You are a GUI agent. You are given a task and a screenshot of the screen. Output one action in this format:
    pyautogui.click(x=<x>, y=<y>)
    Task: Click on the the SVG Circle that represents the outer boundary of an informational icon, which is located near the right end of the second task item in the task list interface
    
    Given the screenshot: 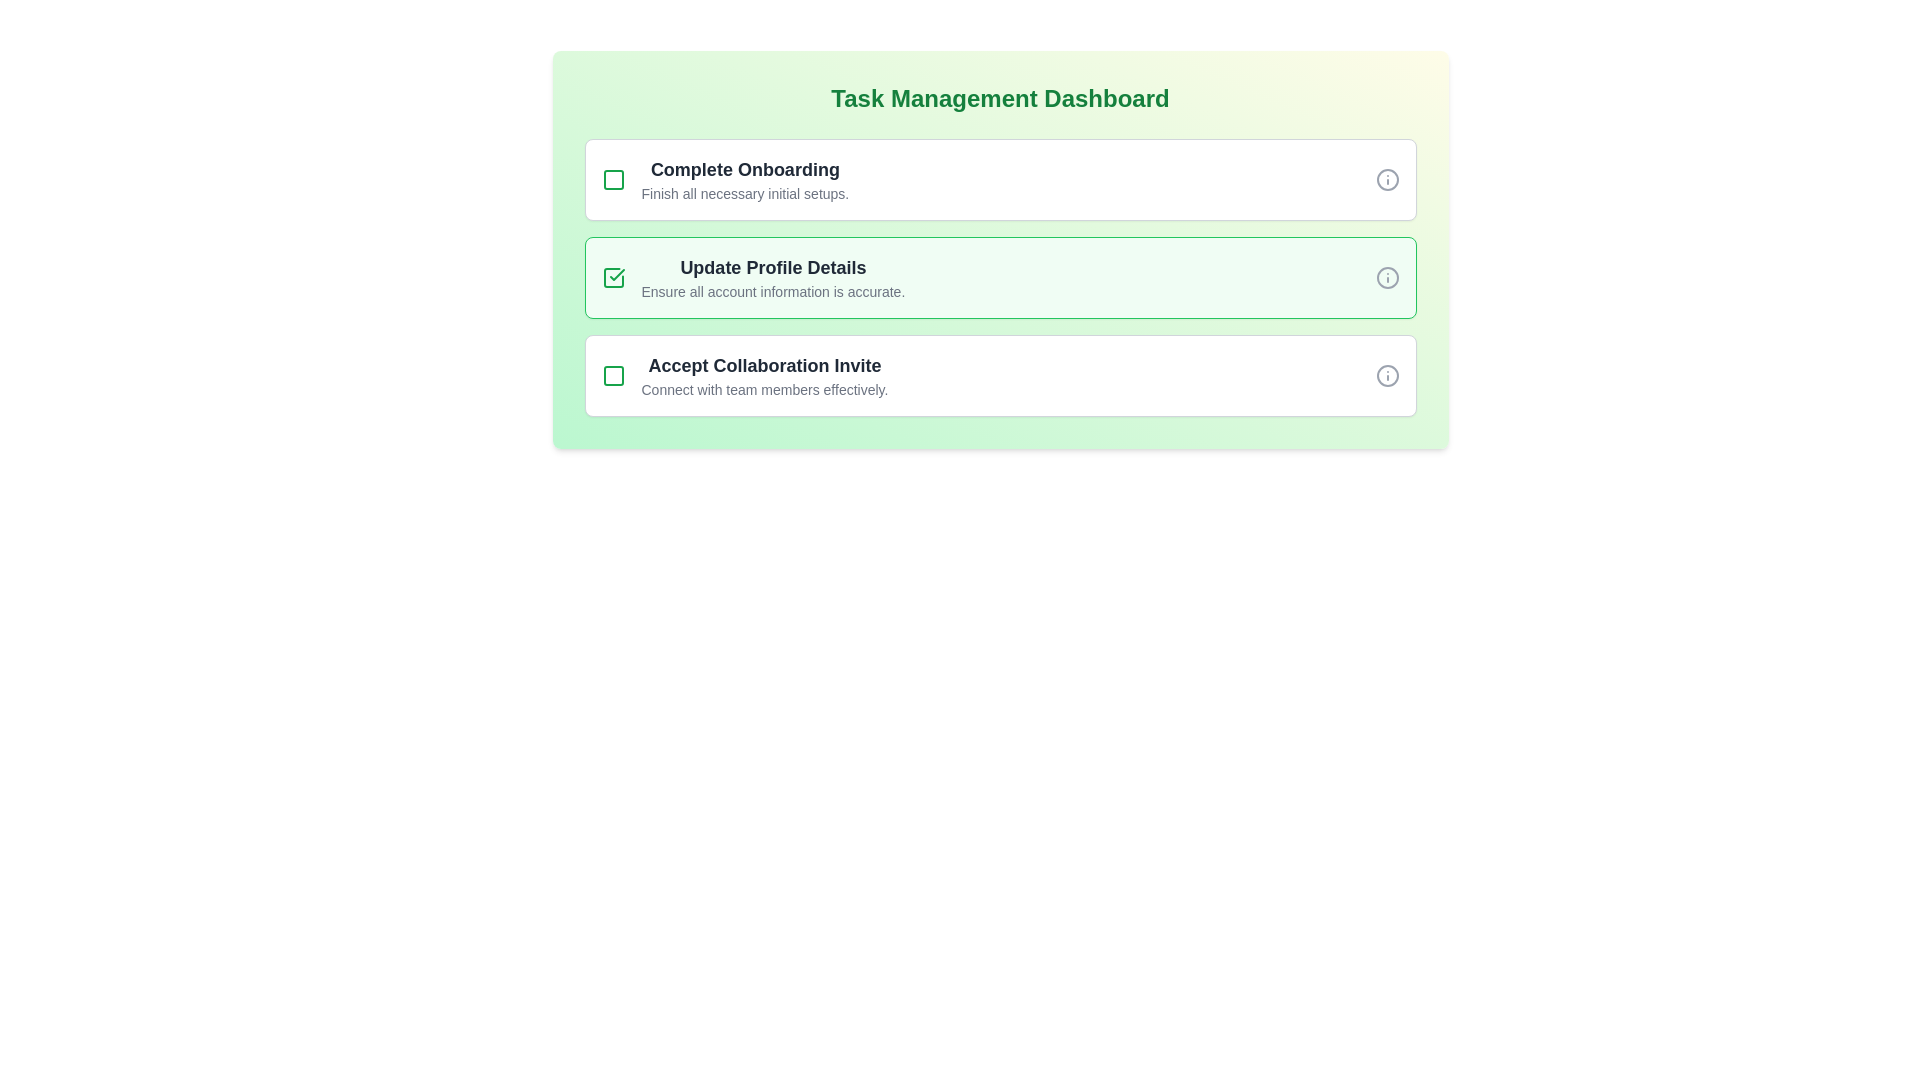 What is the action you would take?
    pyautogui.click(x=1386, y=180)
    